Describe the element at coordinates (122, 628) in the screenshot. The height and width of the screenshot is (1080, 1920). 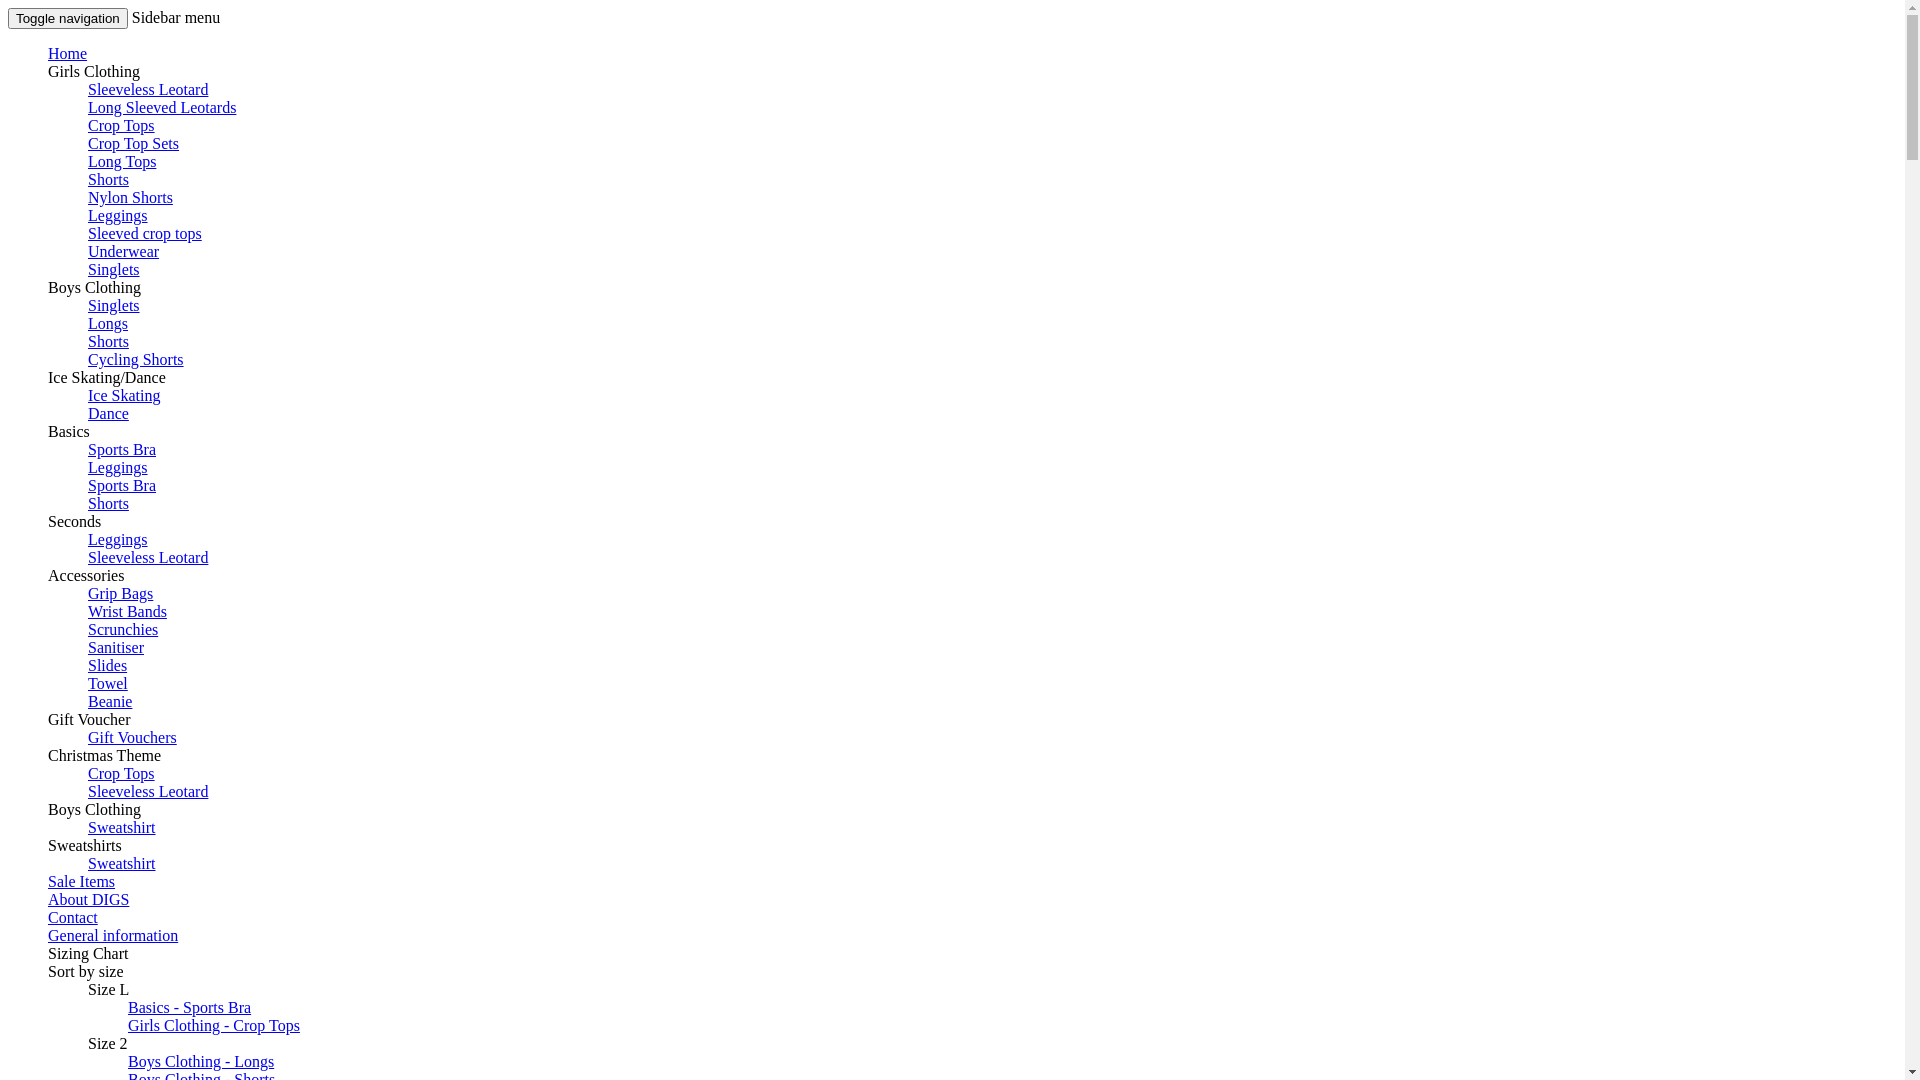
I see `'Scrunchies'` at that location.